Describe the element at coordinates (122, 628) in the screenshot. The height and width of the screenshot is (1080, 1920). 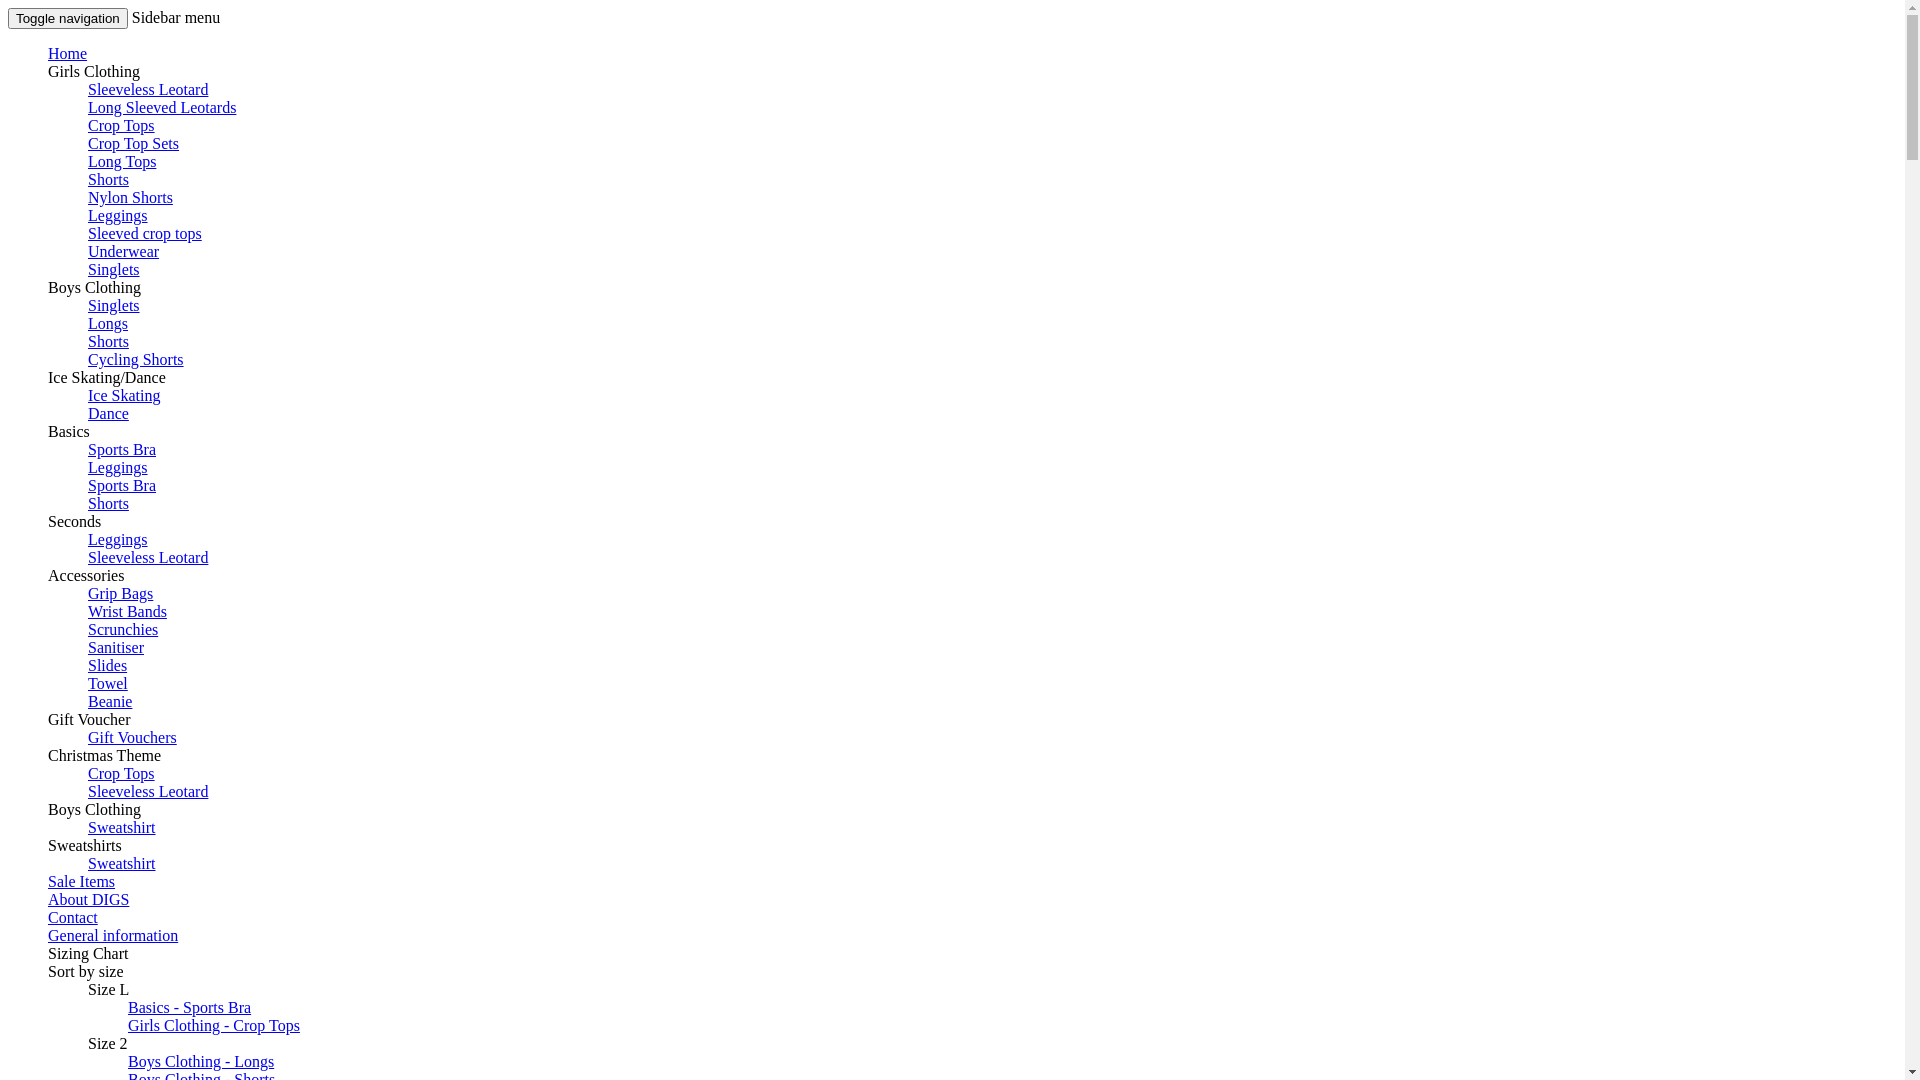
I see `'Scrunchies'` at that location.